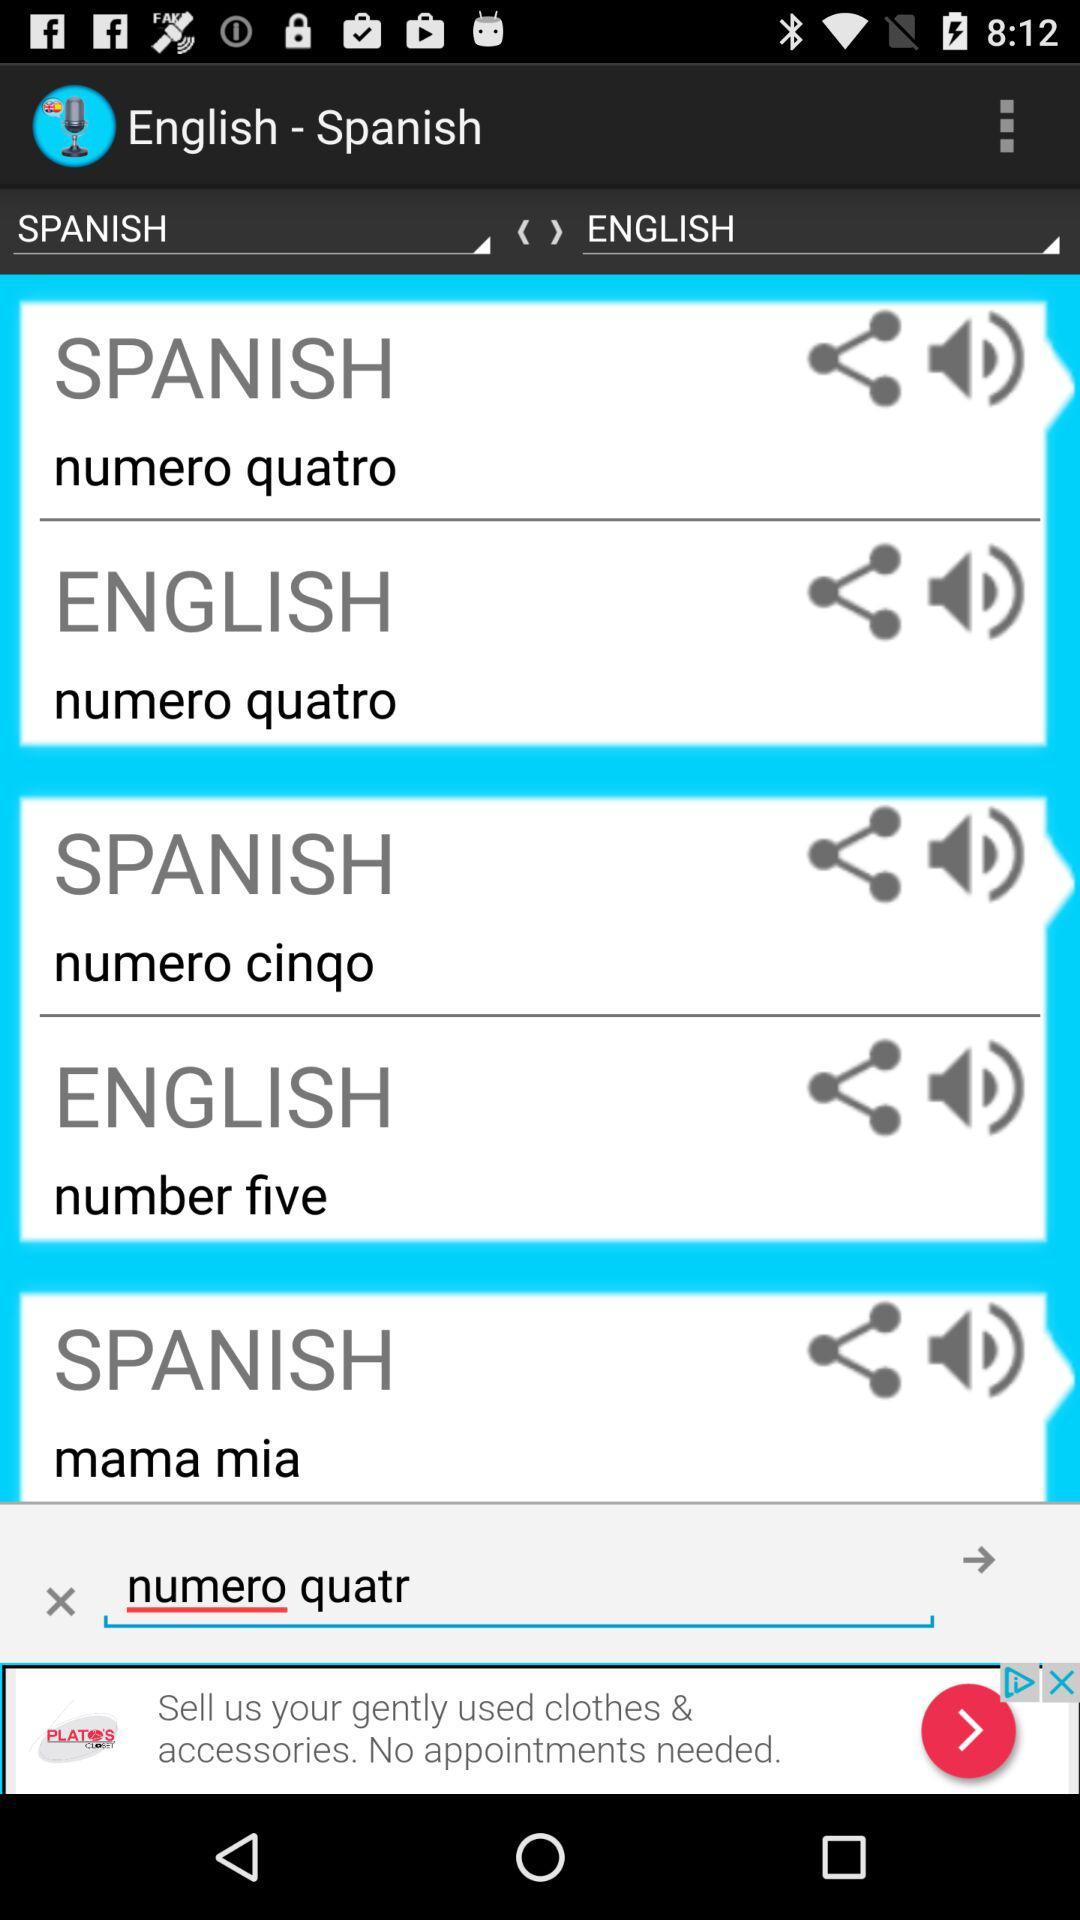 Image resolution: width=1080 pixels, height=1920 pixels. I want to click on share the translation, so click(853, 358).